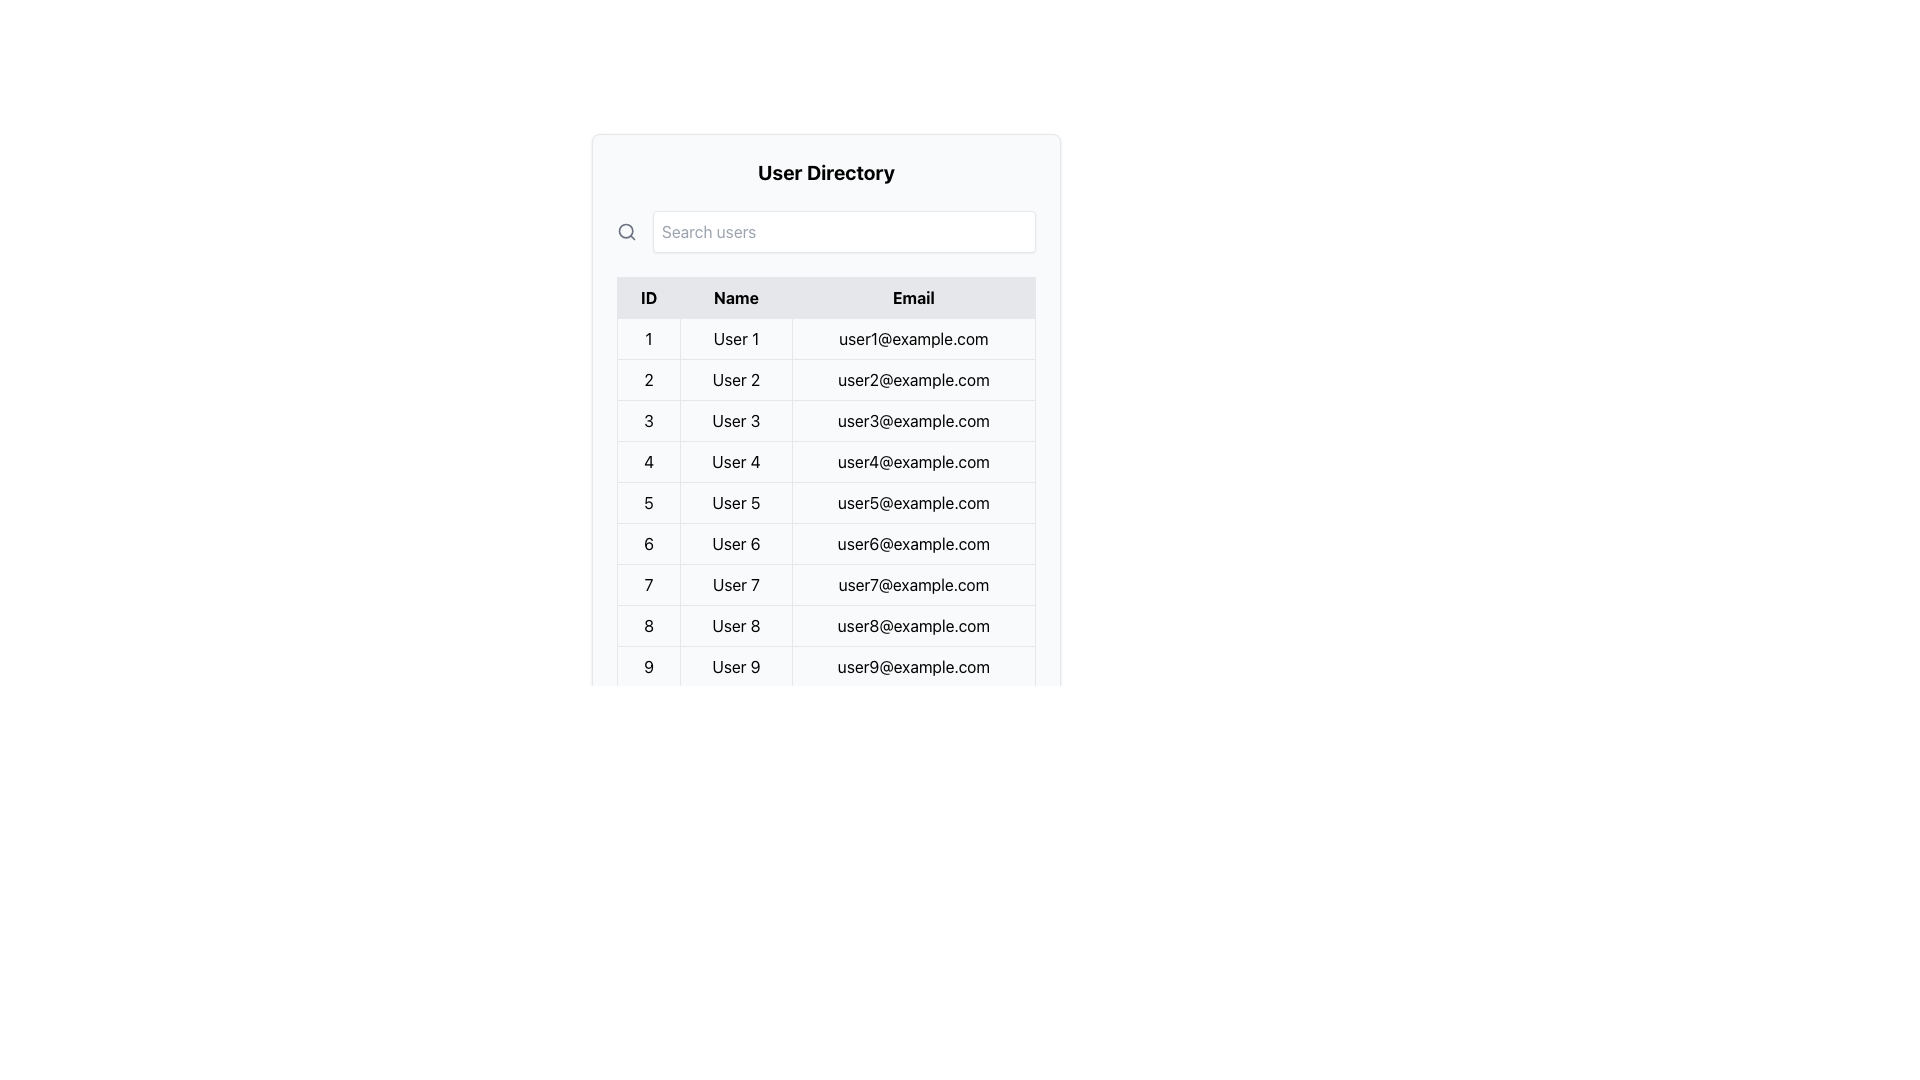  What do you see at coordinates (625, 230) in the screenshot?
I see `the circle element of the magnifying glass icon, which symbolizes a search action and is located above the data table, to the left of the input field` at bounding box center [625, 230].